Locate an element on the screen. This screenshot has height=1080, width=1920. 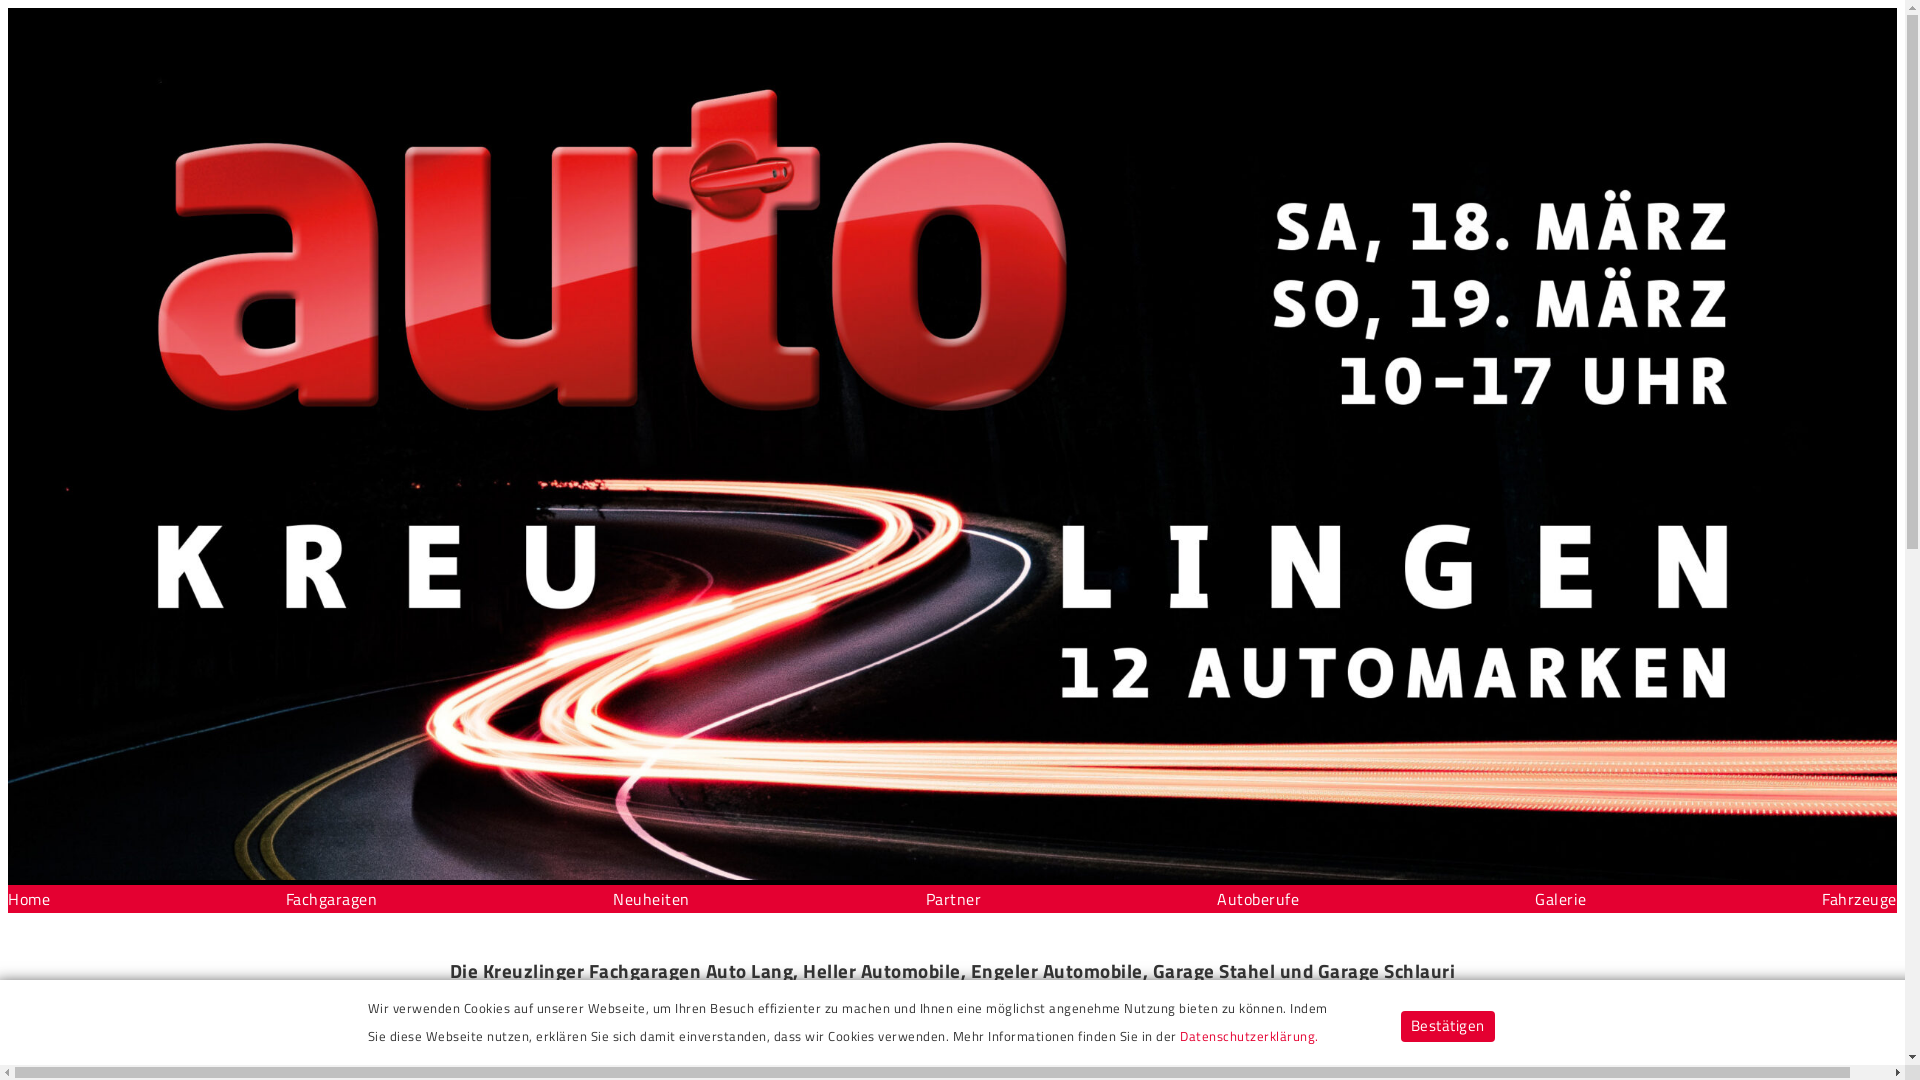
'Galerie' is located at coordinates (1559, 897).